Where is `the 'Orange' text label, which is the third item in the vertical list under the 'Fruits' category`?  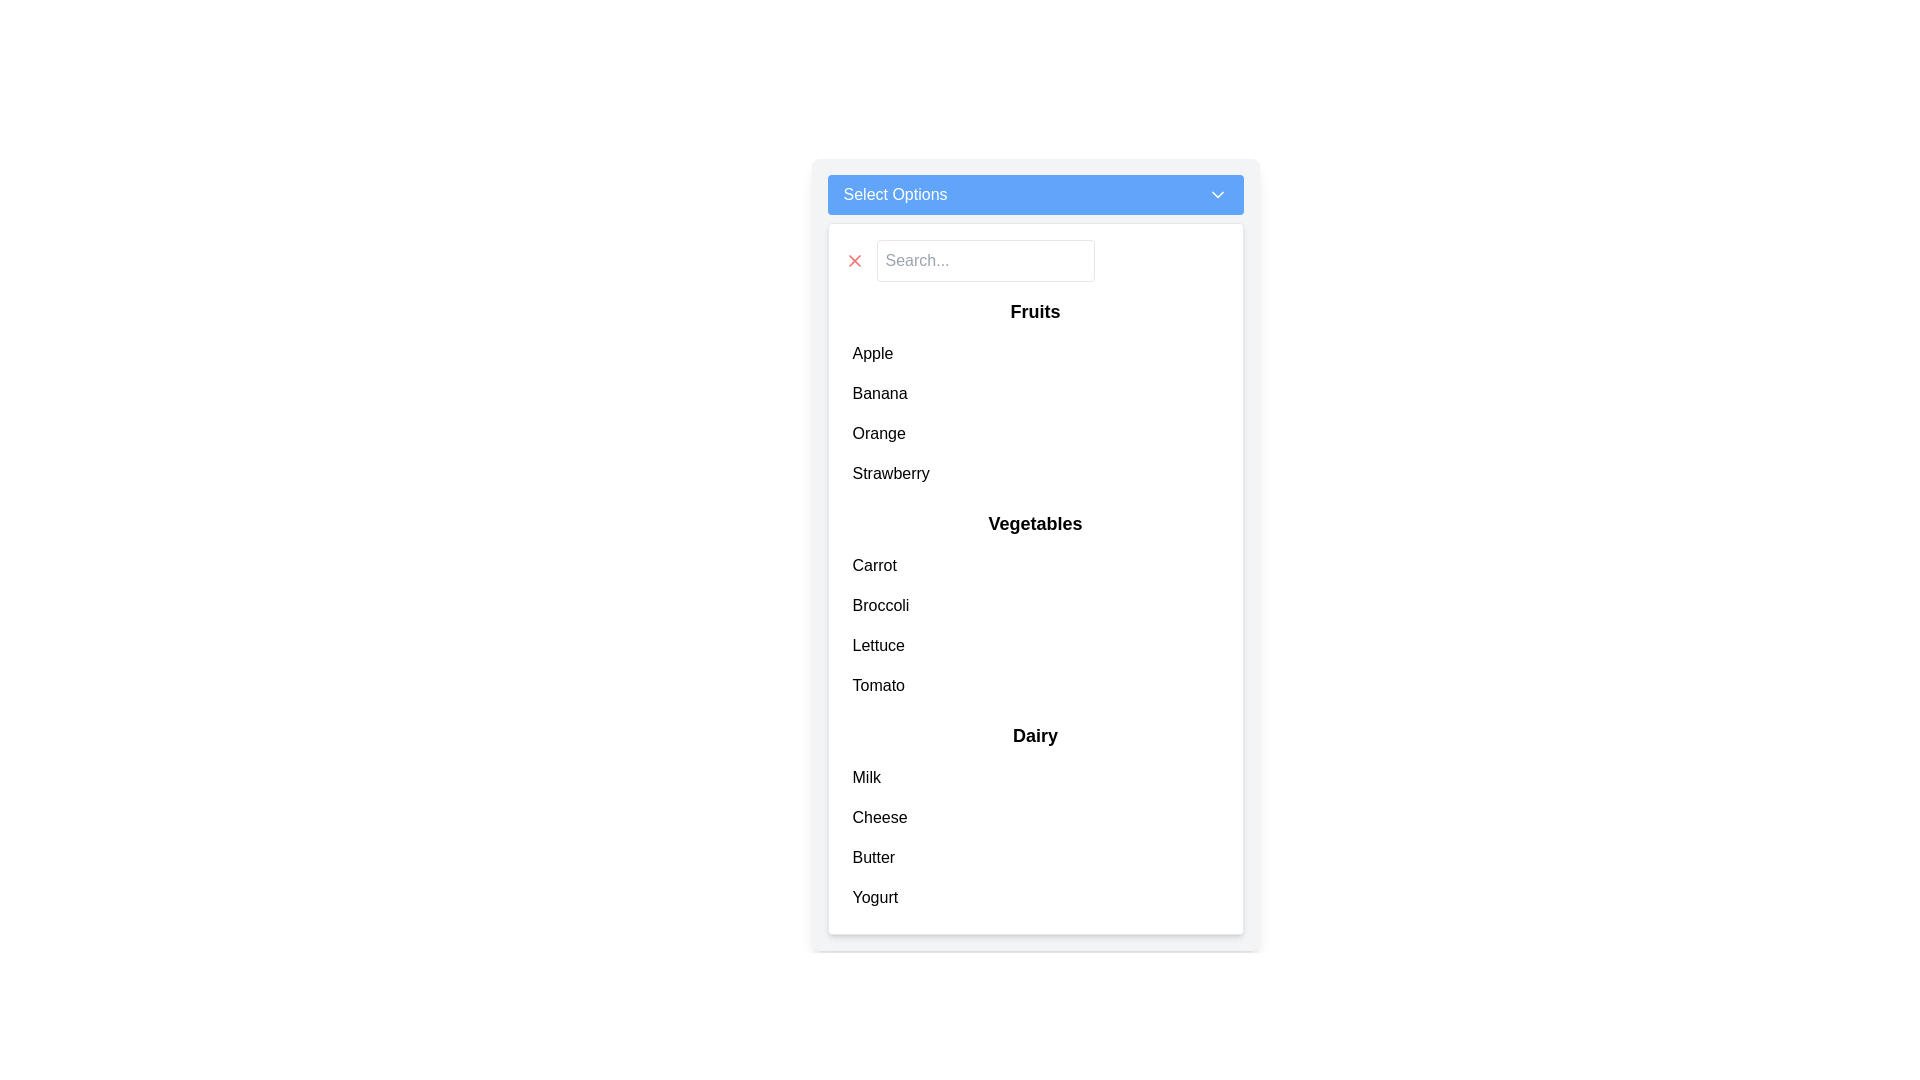
the 'Orange' text label, which is the third item in the vertical list under the 'Fruits' category is located at coordinates (879, 433).